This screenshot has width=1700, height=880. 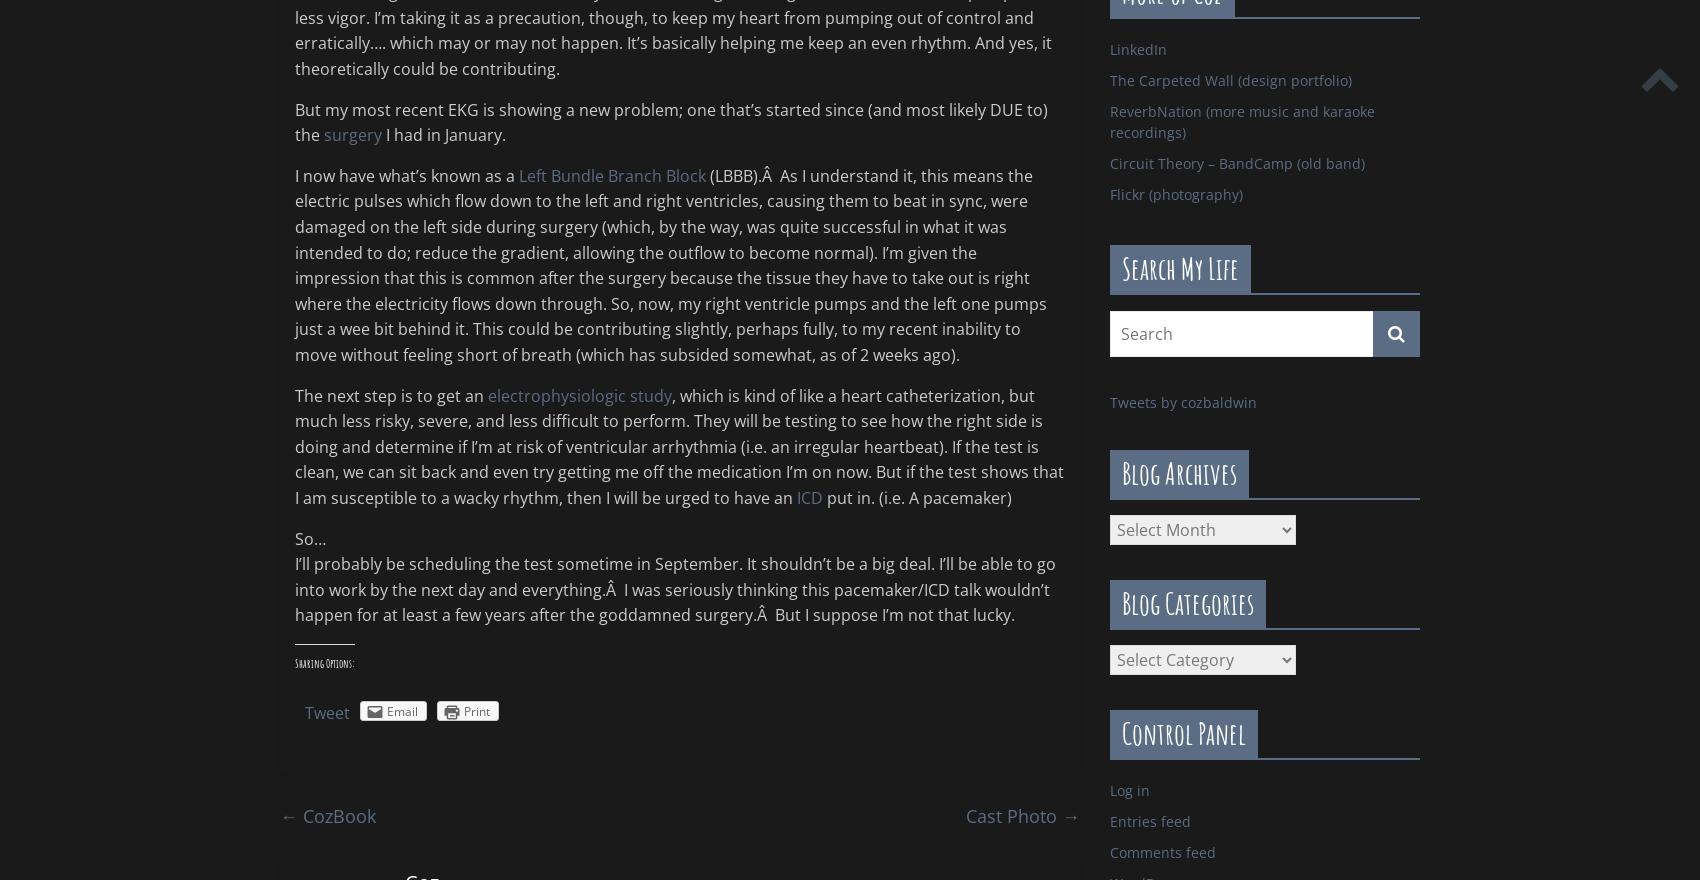 What do you see at coordinates (809, 497) in the screenshot?
I see `'ICD'` at bounding box center [809, 497].